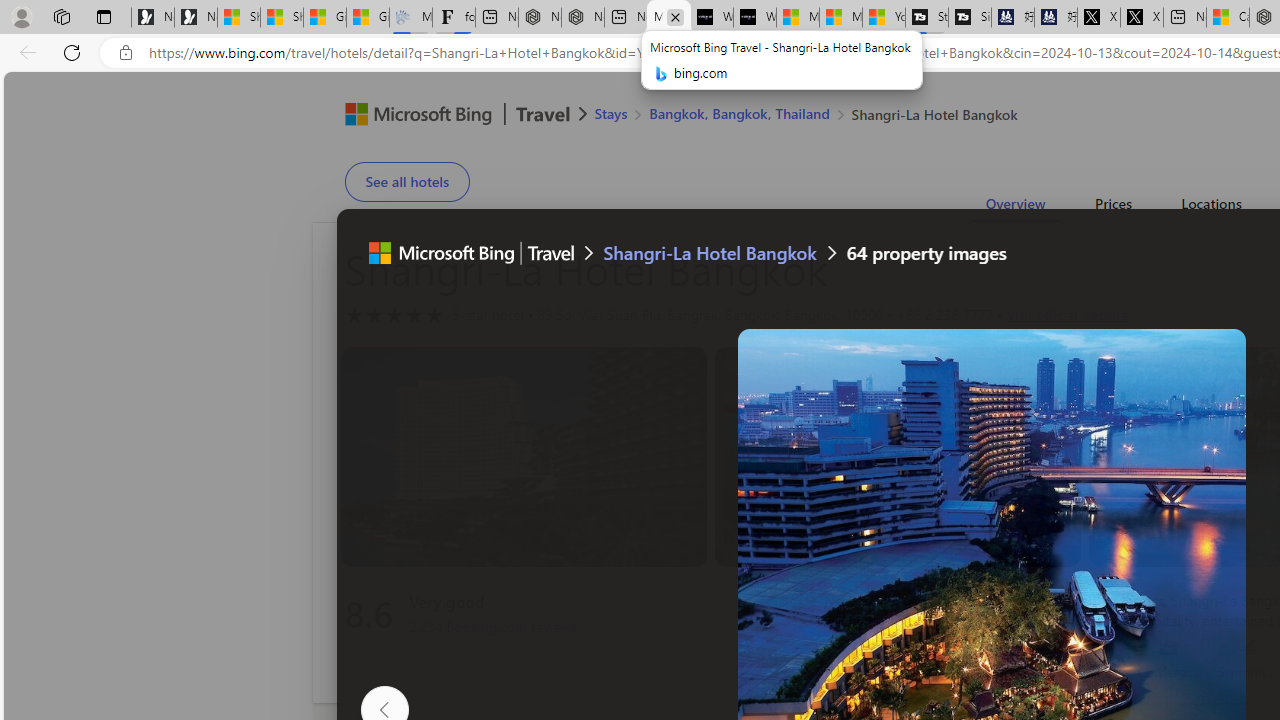 The width and height of the screenshot is (1280, 720). Describe the element at coordinates (926, 17) in the screenshot. I see `'Streaming Coverage | T3'` at that location.